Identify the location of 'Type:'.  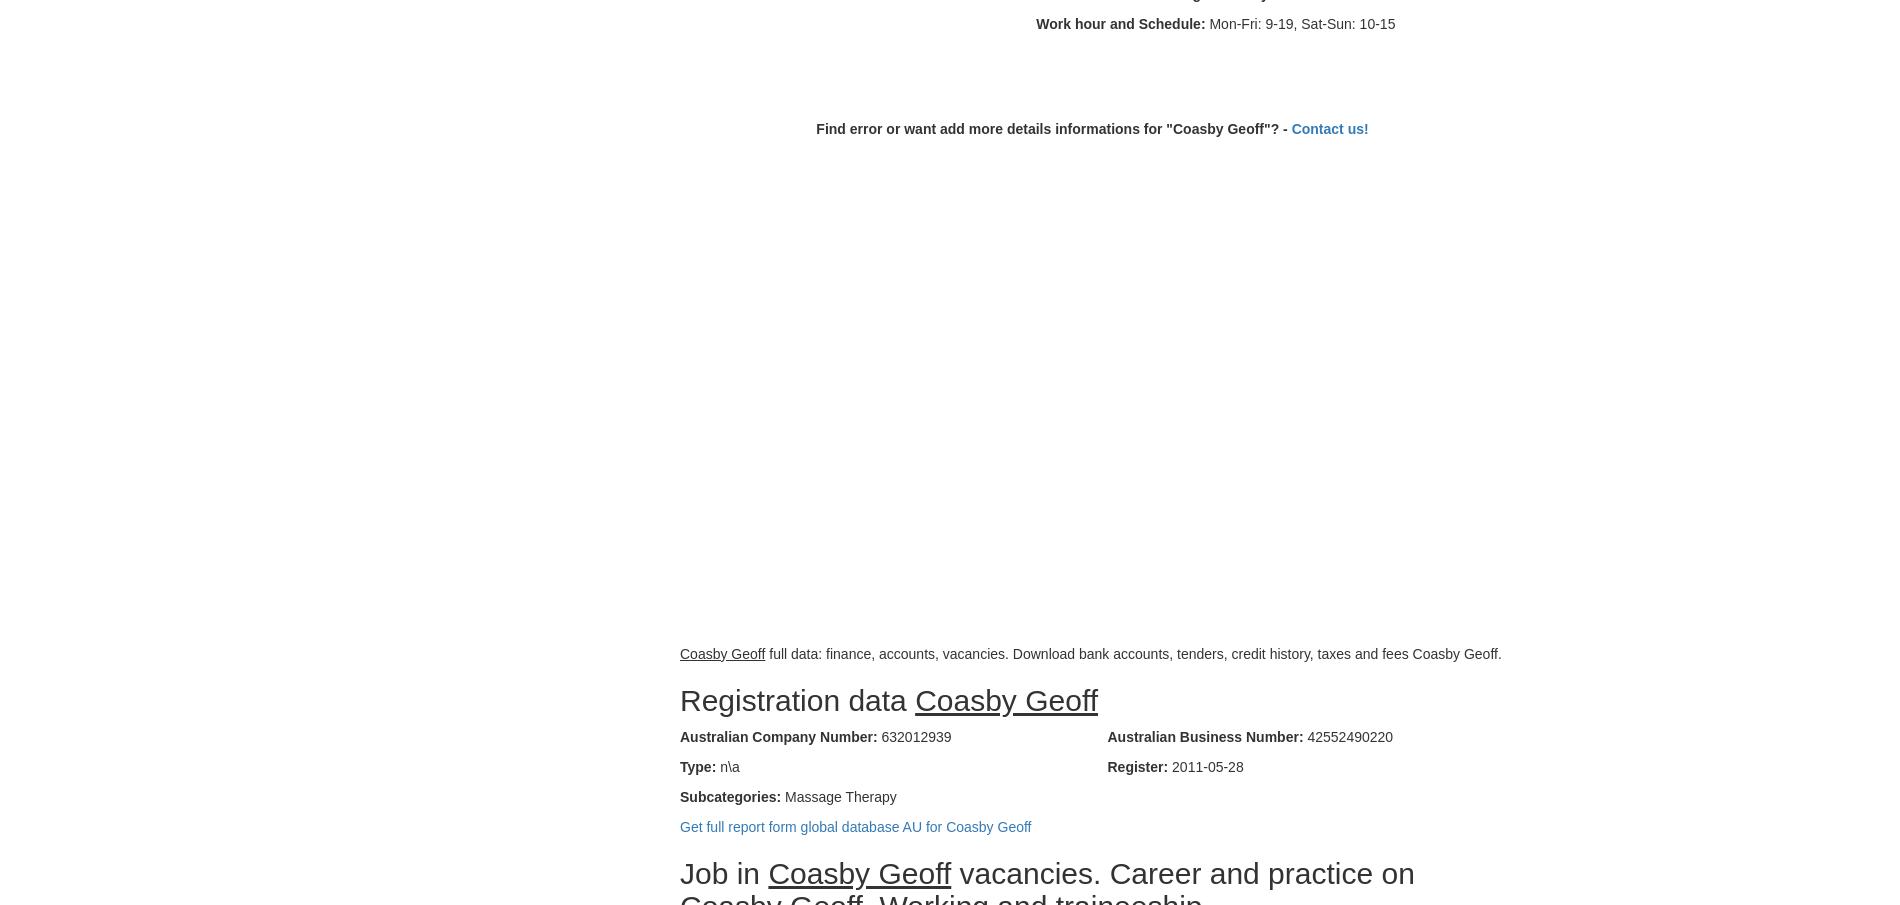
(680, 765).